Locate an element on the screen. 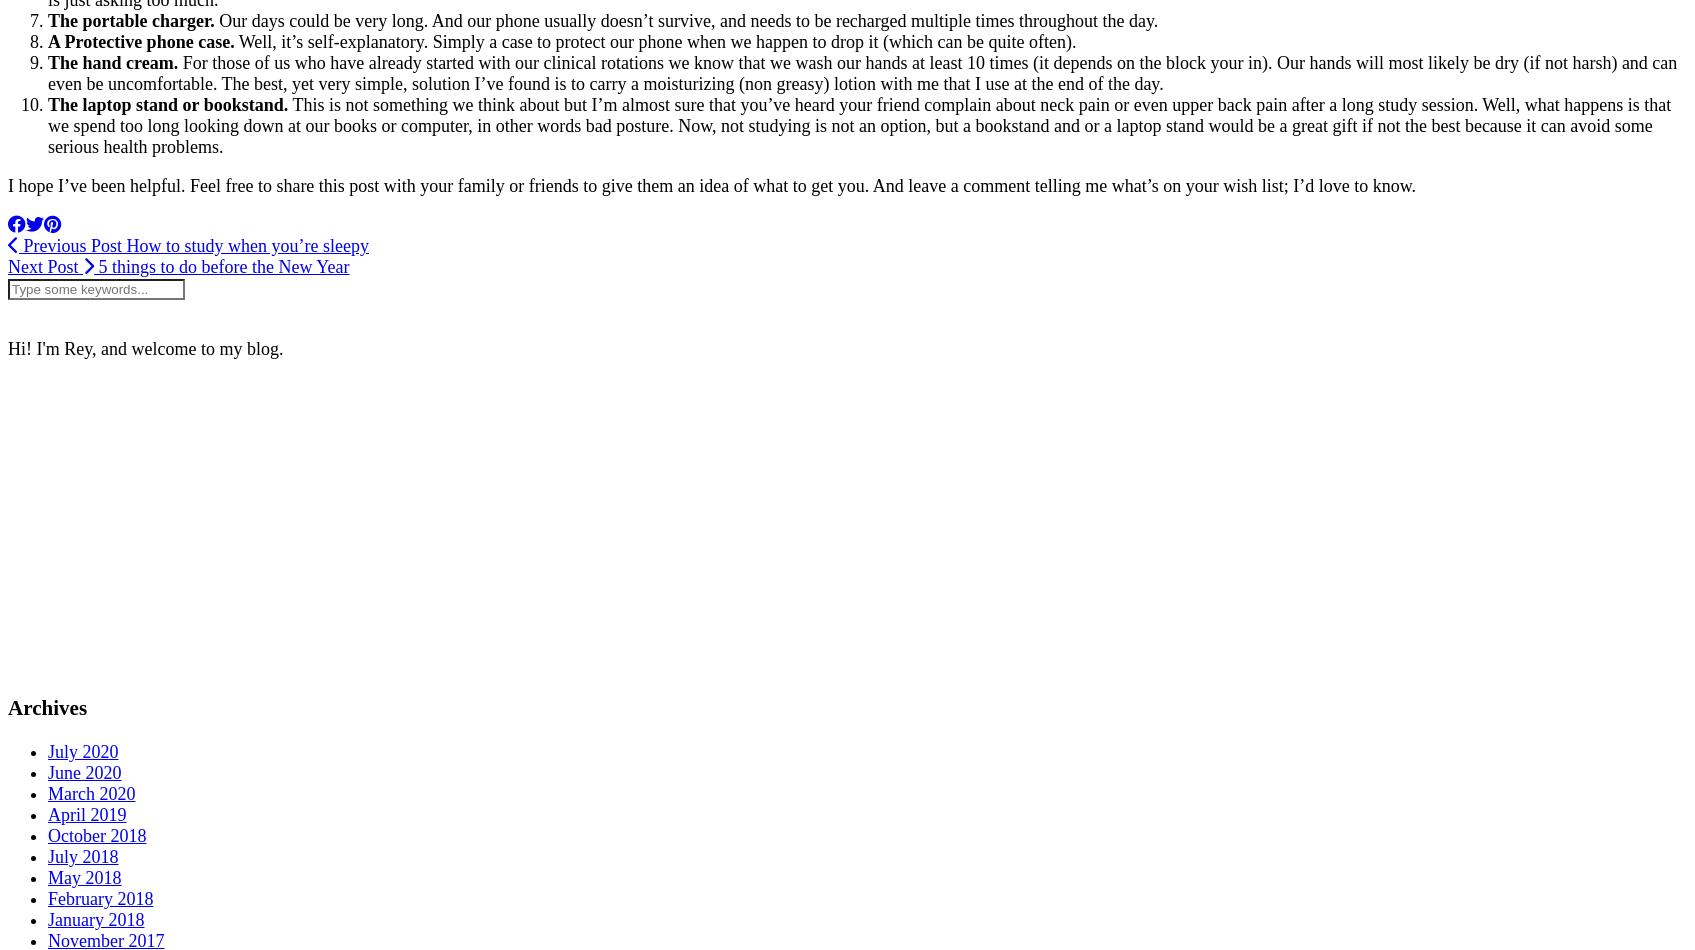  'The portable charger.' is located at coordinates (131, 20).